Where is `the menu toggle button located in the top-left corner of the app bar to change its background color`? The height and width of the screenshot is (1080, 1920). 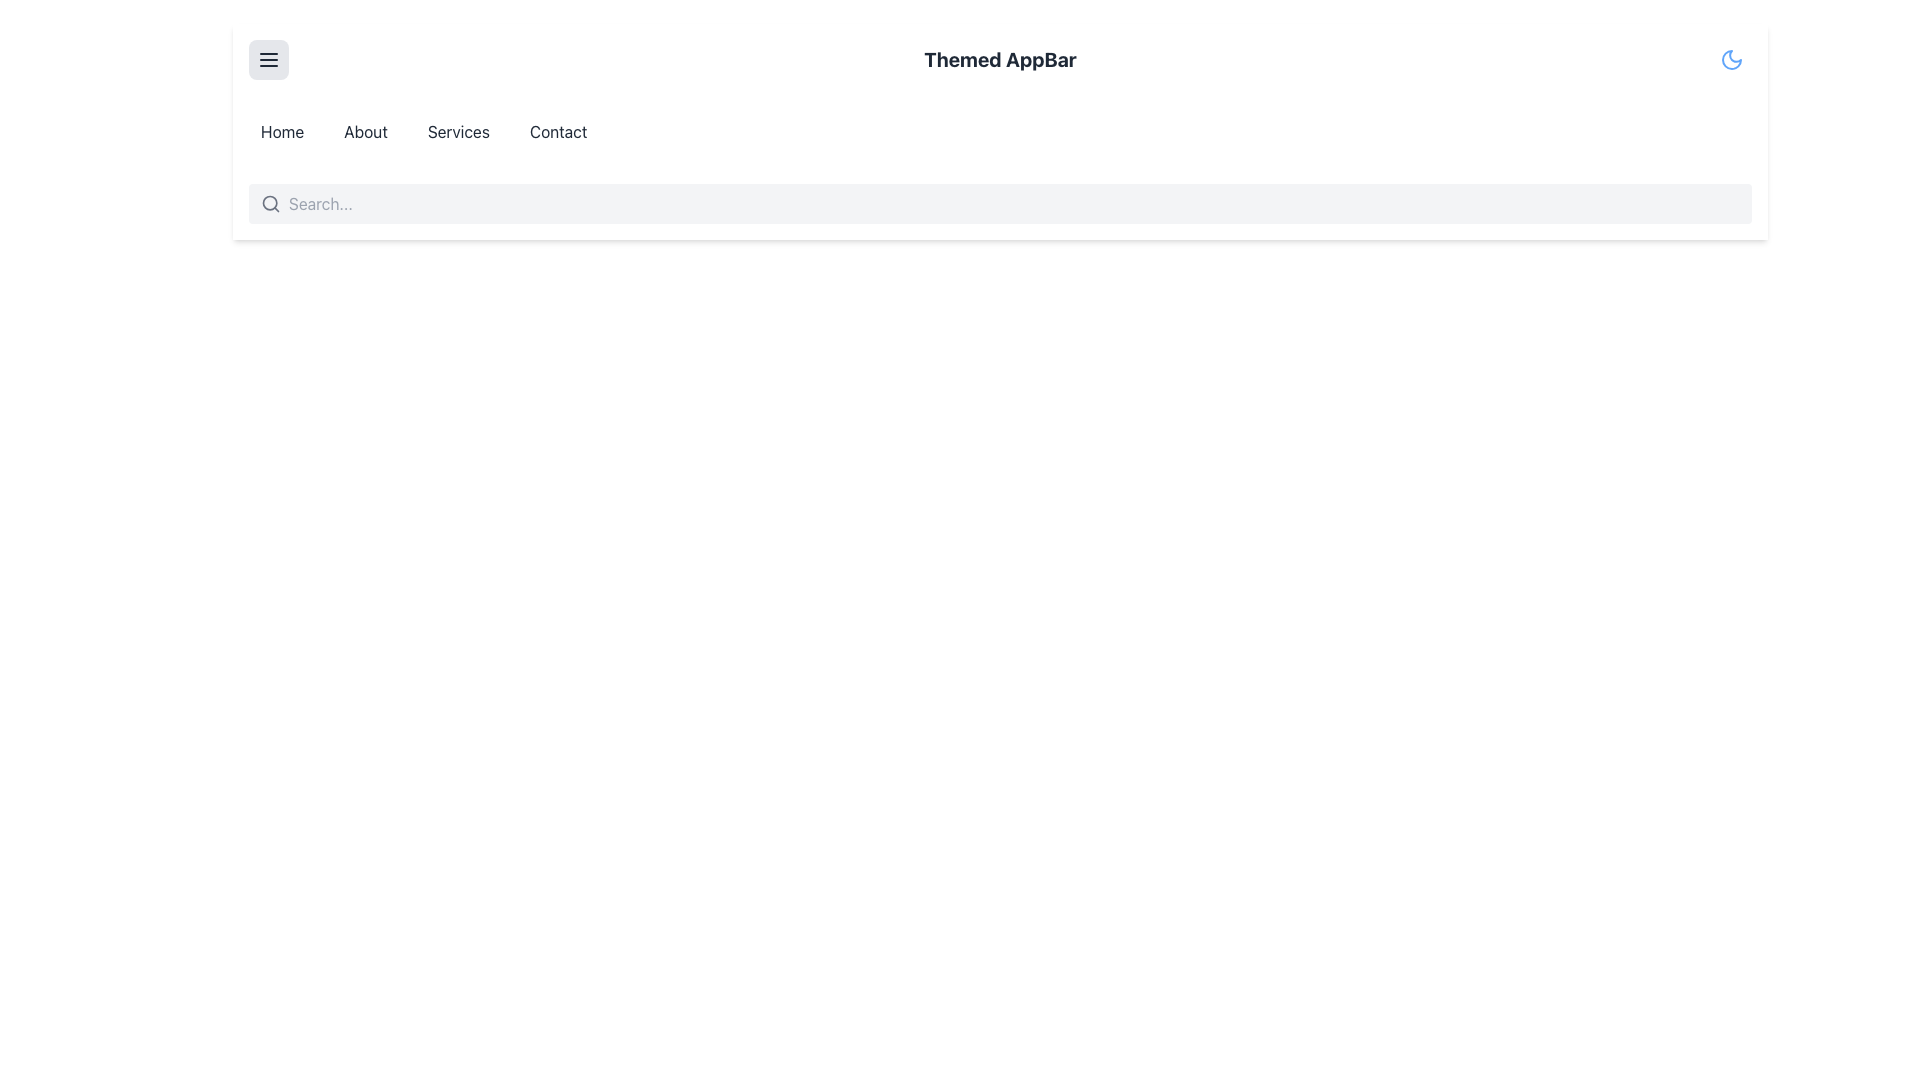
the menu toggle button located in the top-left corner of the app bar to change its background color is located at coordinates (267, 59).